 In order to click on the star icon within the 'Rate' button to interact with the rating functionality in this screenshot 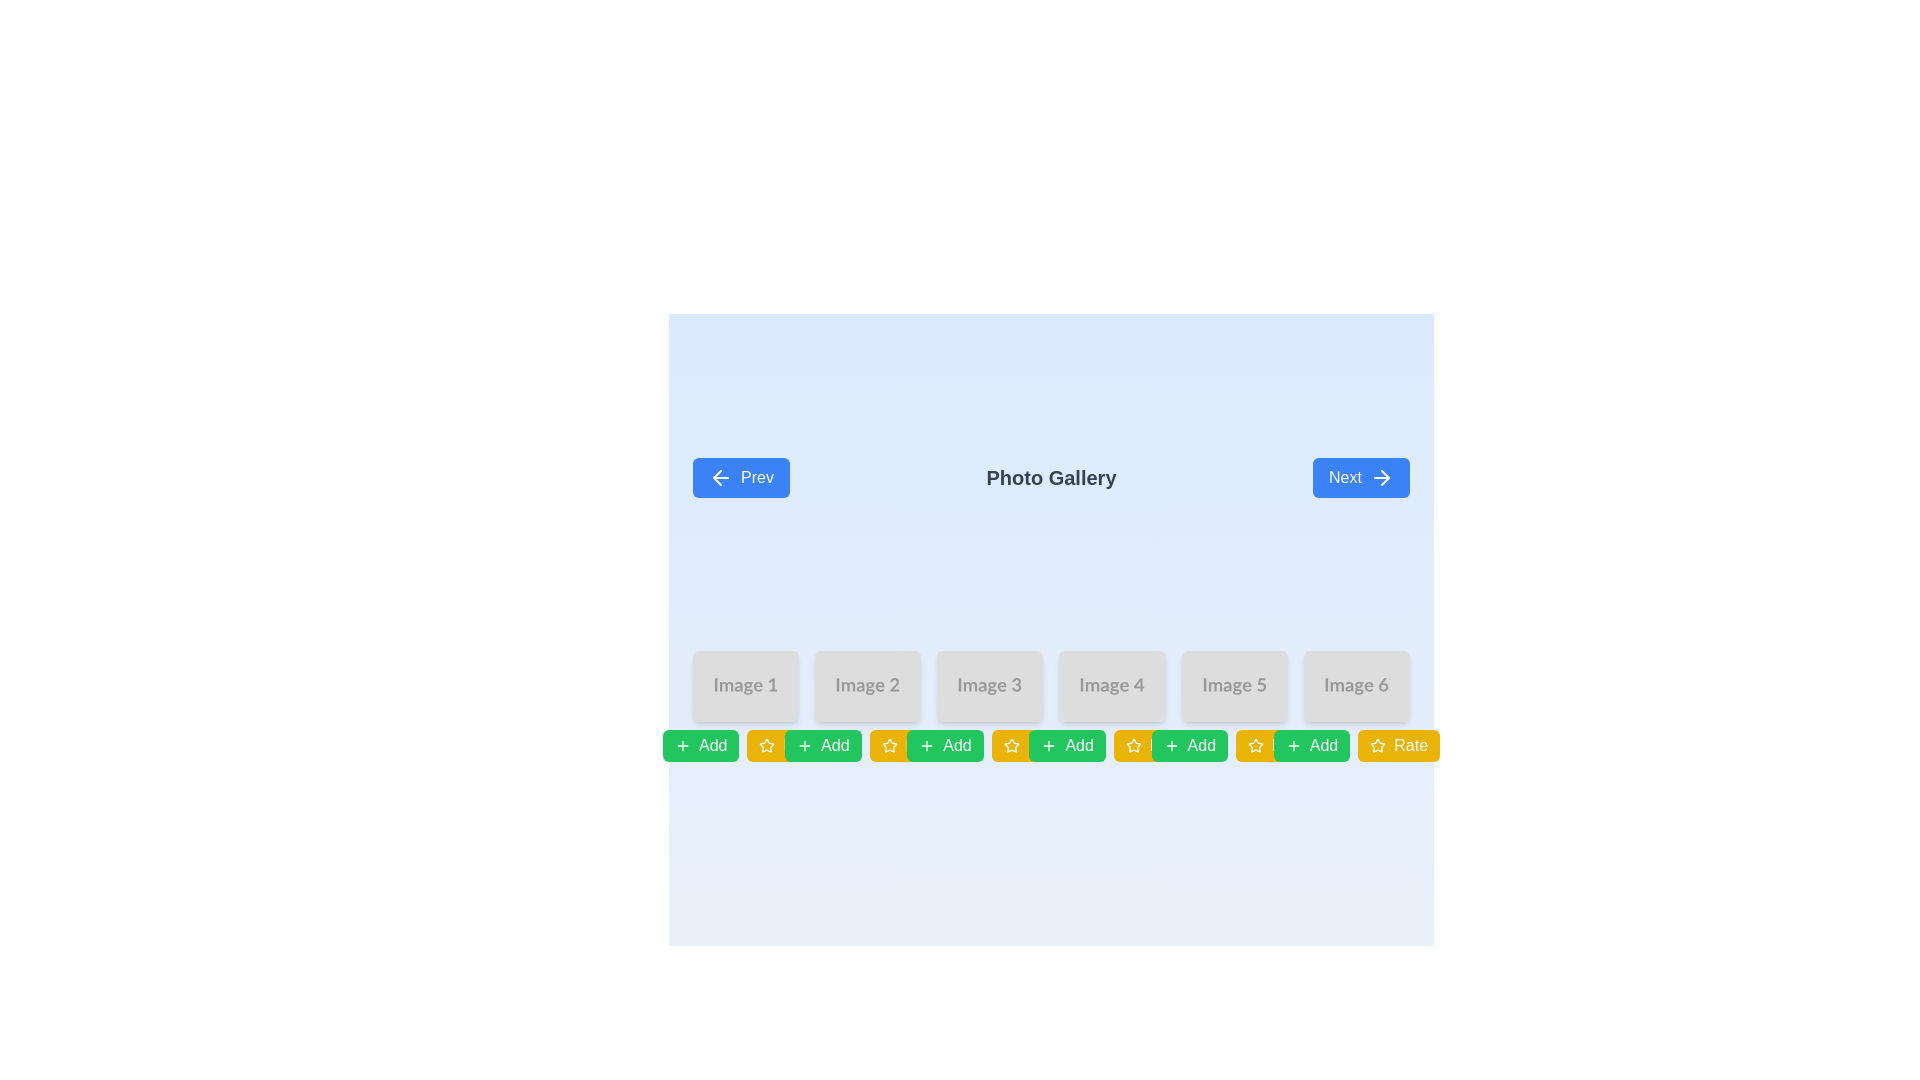, I will do `click(1011, 745)`.